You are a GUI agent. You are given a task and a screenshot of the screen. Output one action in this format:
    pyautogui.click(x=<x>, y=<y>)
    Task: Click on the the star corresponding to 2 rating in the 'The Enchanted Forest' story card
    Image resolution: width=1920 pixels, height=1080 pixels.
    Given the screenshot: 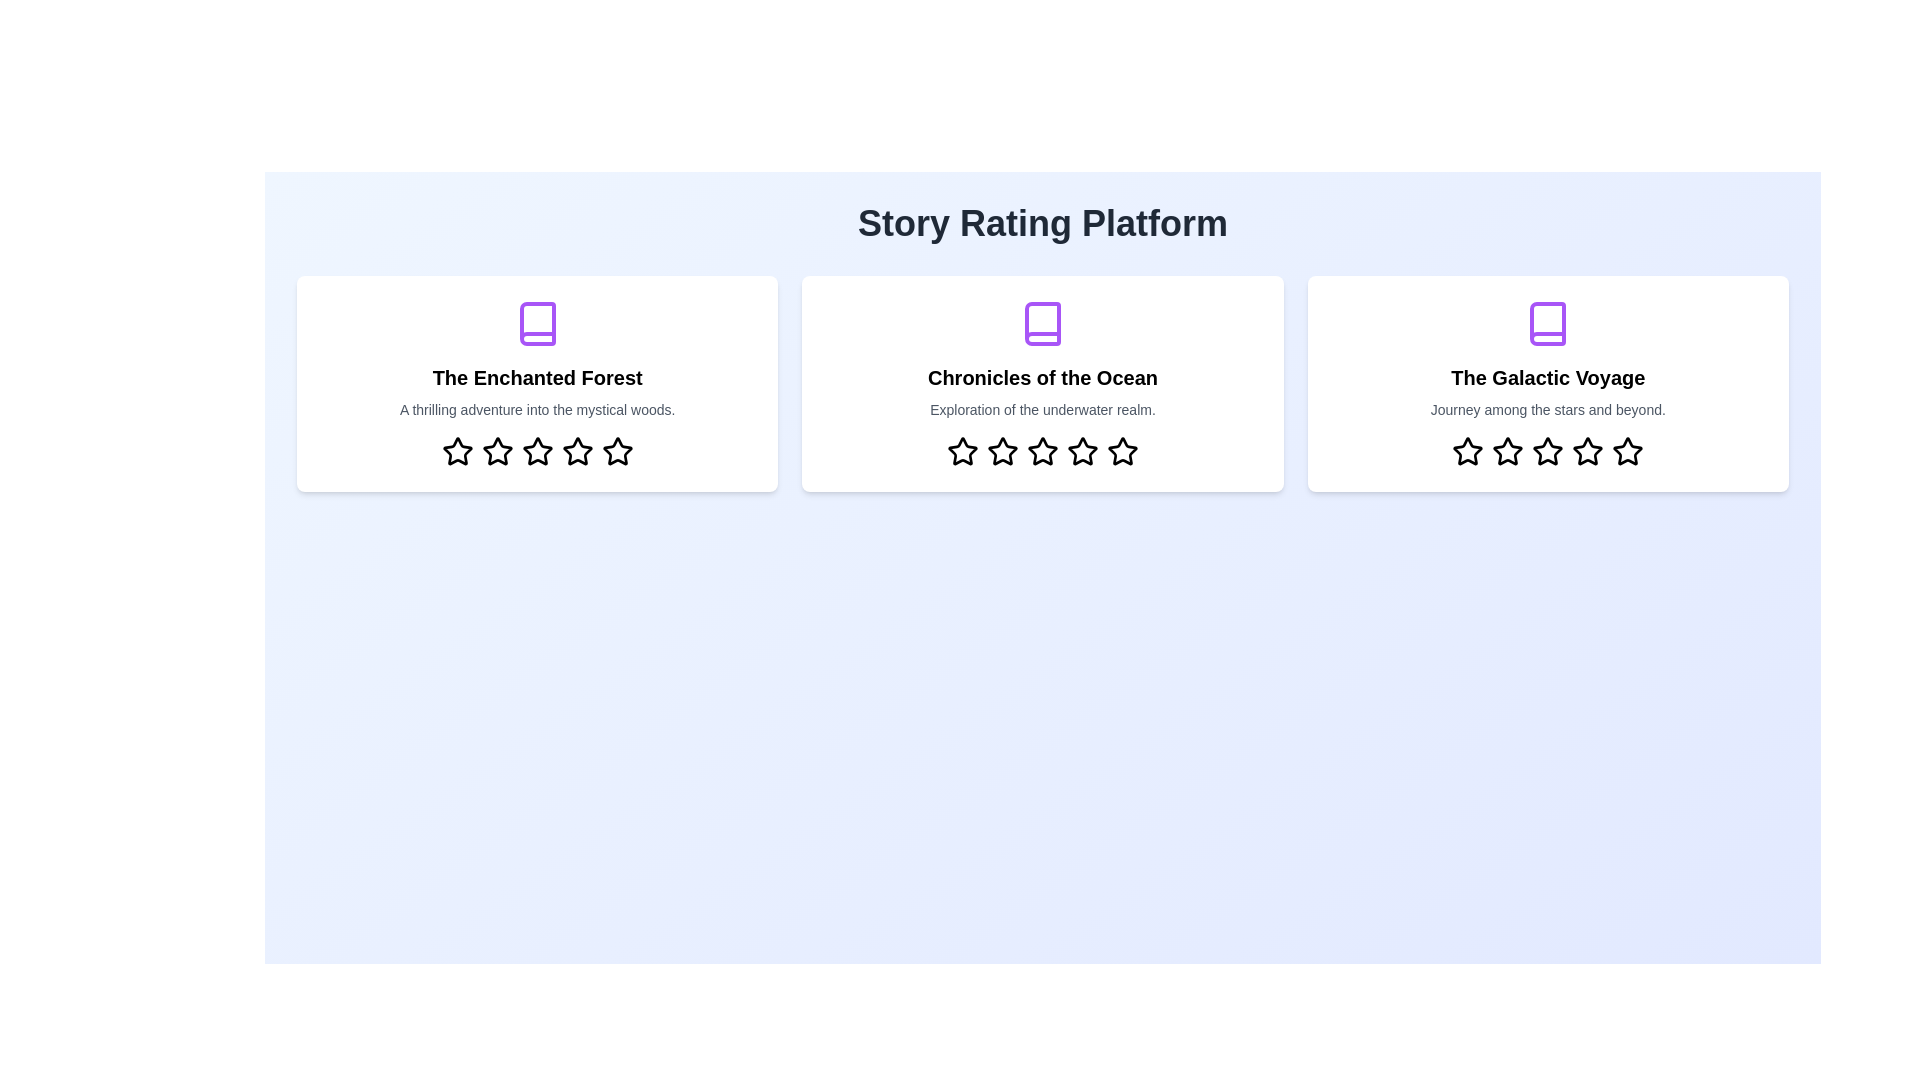 What is the action you would take?
    pyautogui.click(x=497, y=451)
    